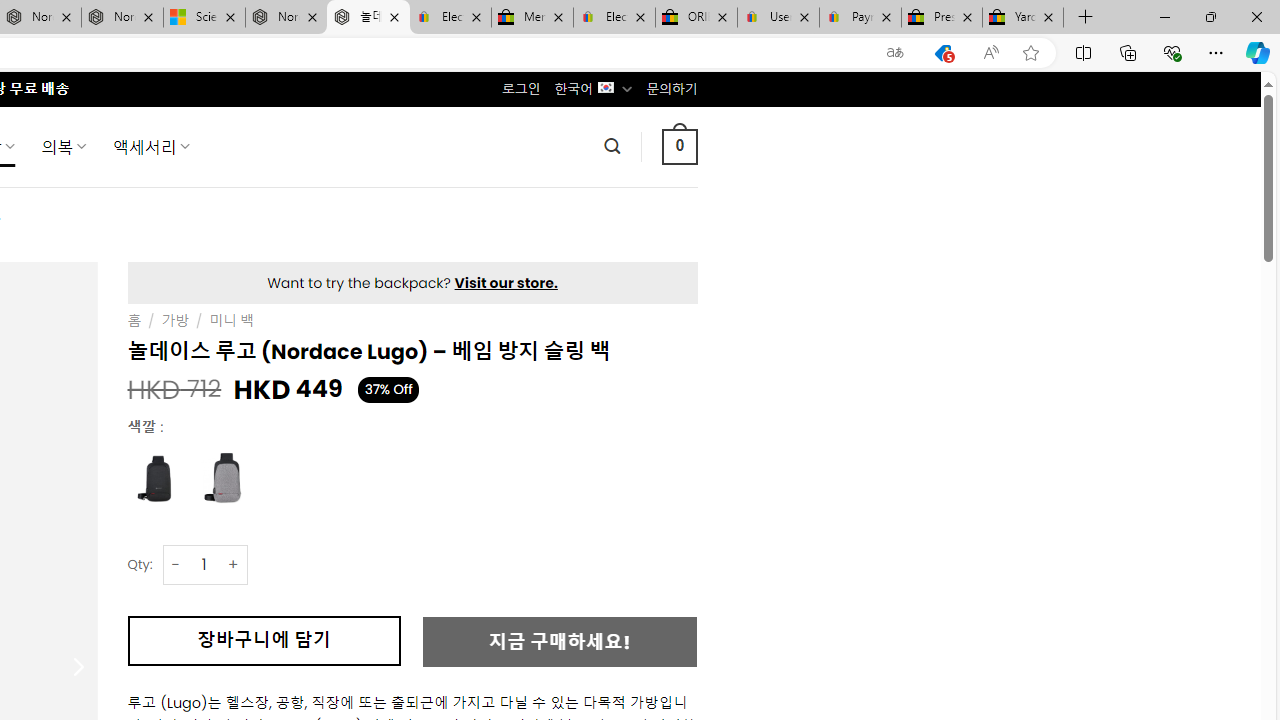 The height and width of the screenshot is (720, 1280). Describe the element at coordinates (613, 17) in the screenshot. I see `'Electronics, Cars, Fashion, Collectibles & More | eBay'` at that location.